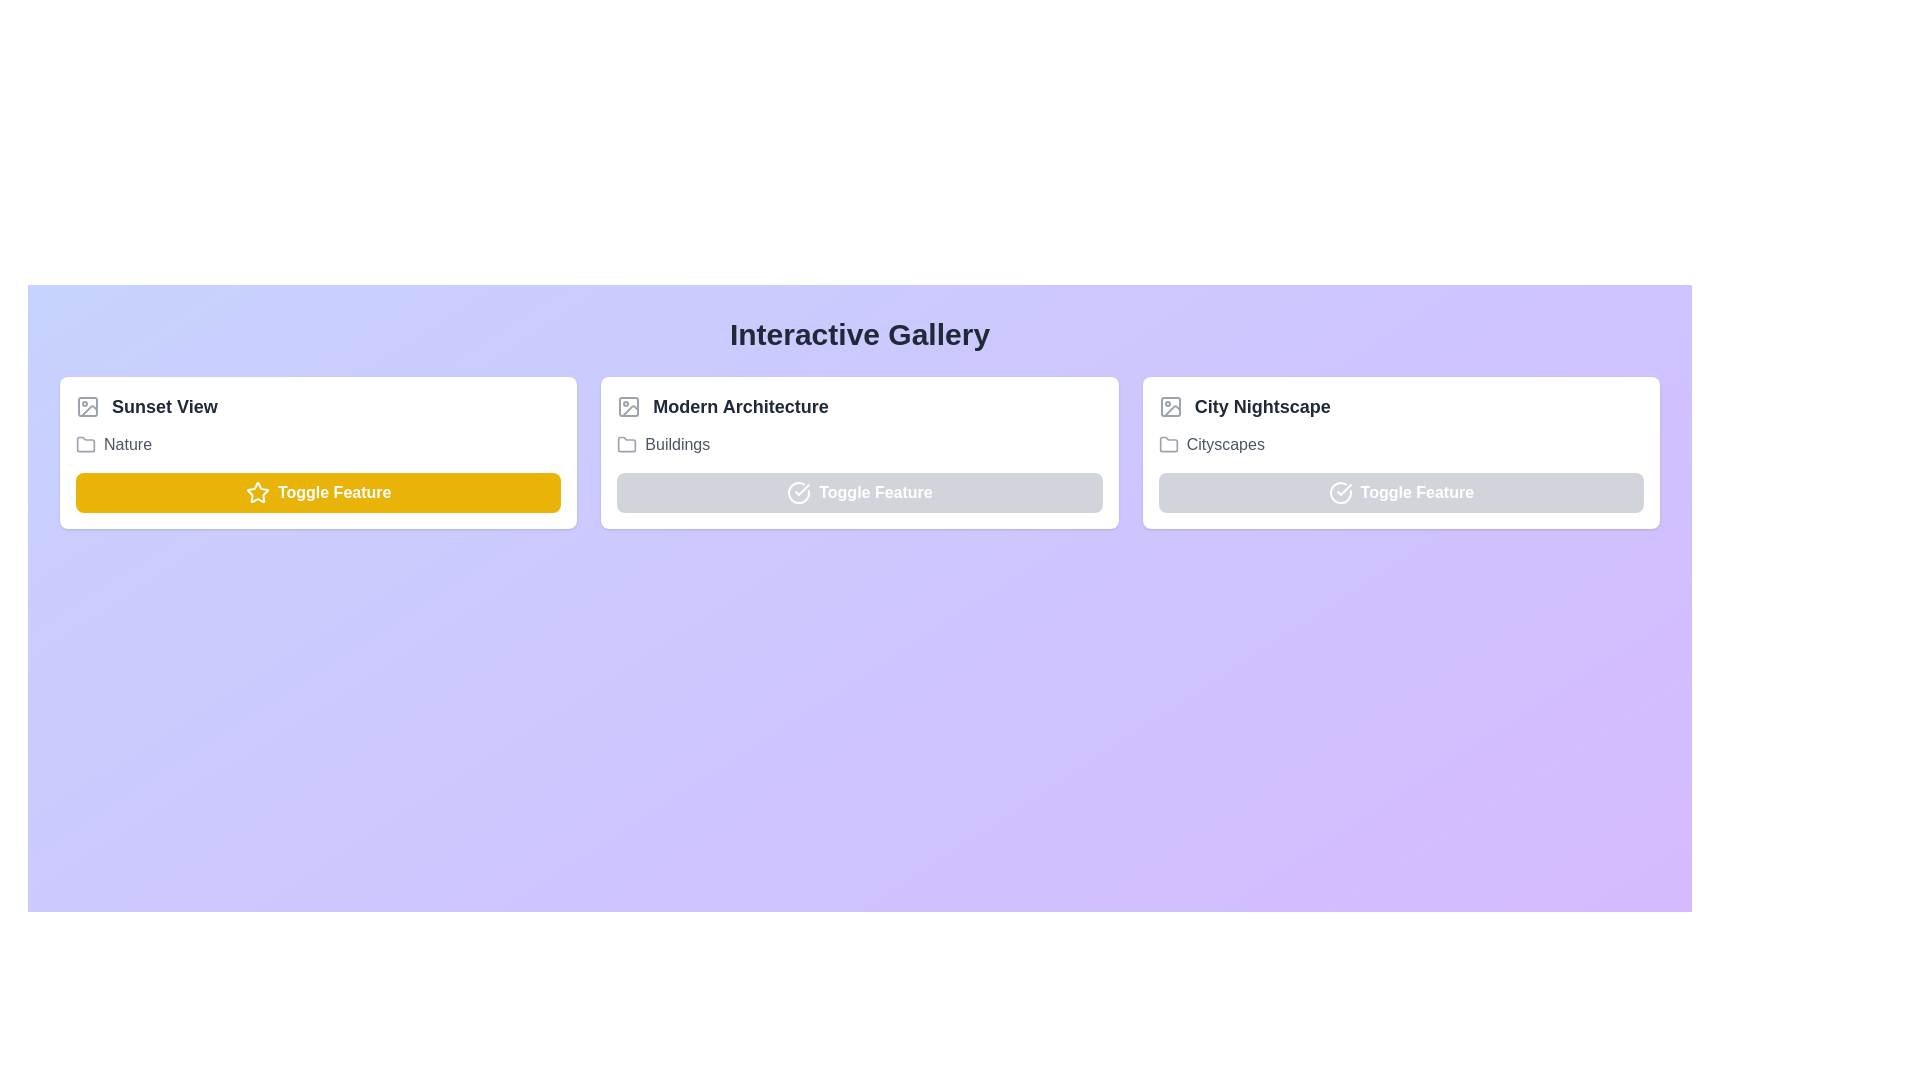 The height and width of the screenshot is (1080, 1920). What do you see at coordinates (798, 493) in the screenshot?
I see `the SVG graphics component located centrally within the 'Toggle Feature' button beneath the 'Modern Architecture' card` at bounding box center [798, 493].